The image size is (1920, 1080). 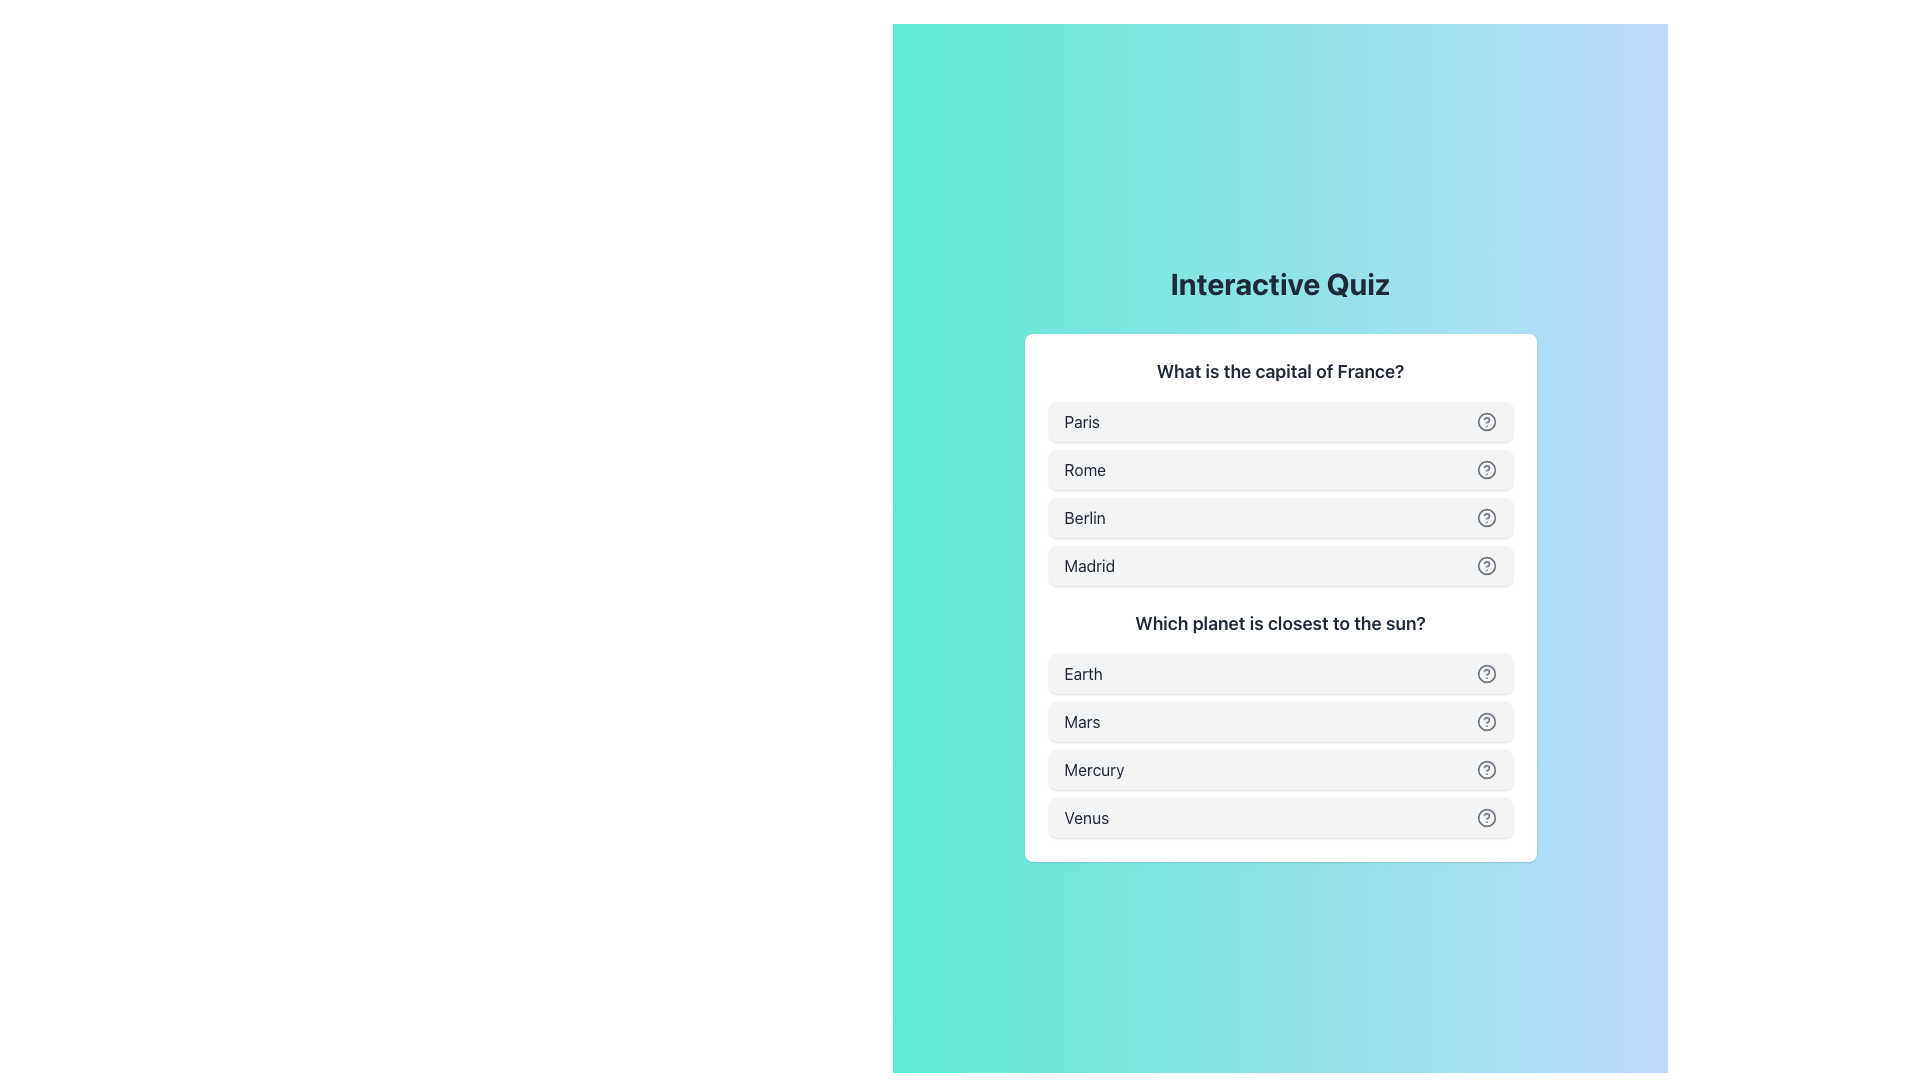 I want to click on the button that selects 'Mars' as the answer to the question 'Which planet is closest to the sun?'. This button is the second choice in a vertically stacked list, positioned after 'Earth' and before 'Mercury', so click(x=1280, y=721).